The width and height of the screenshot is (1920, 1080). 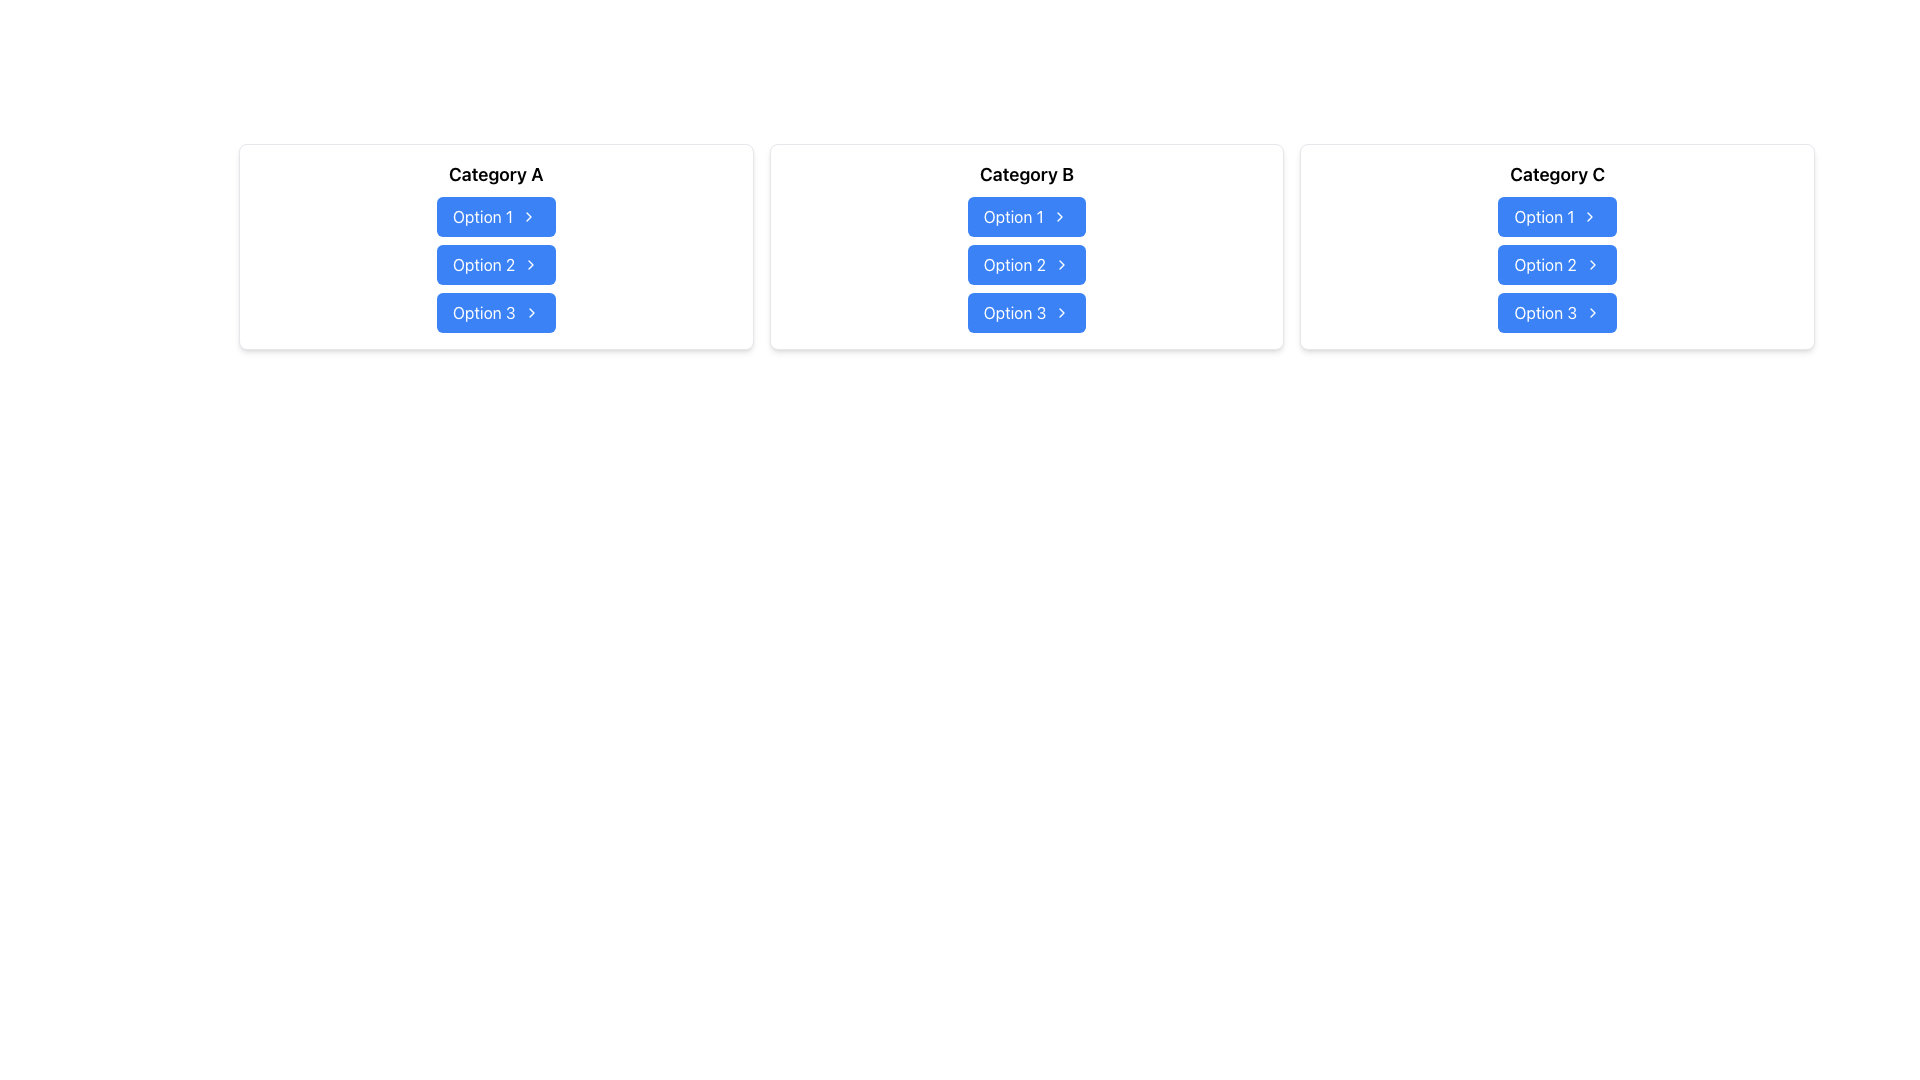 I want to click on the second button under 'Category A', so click(x=495, y=245).